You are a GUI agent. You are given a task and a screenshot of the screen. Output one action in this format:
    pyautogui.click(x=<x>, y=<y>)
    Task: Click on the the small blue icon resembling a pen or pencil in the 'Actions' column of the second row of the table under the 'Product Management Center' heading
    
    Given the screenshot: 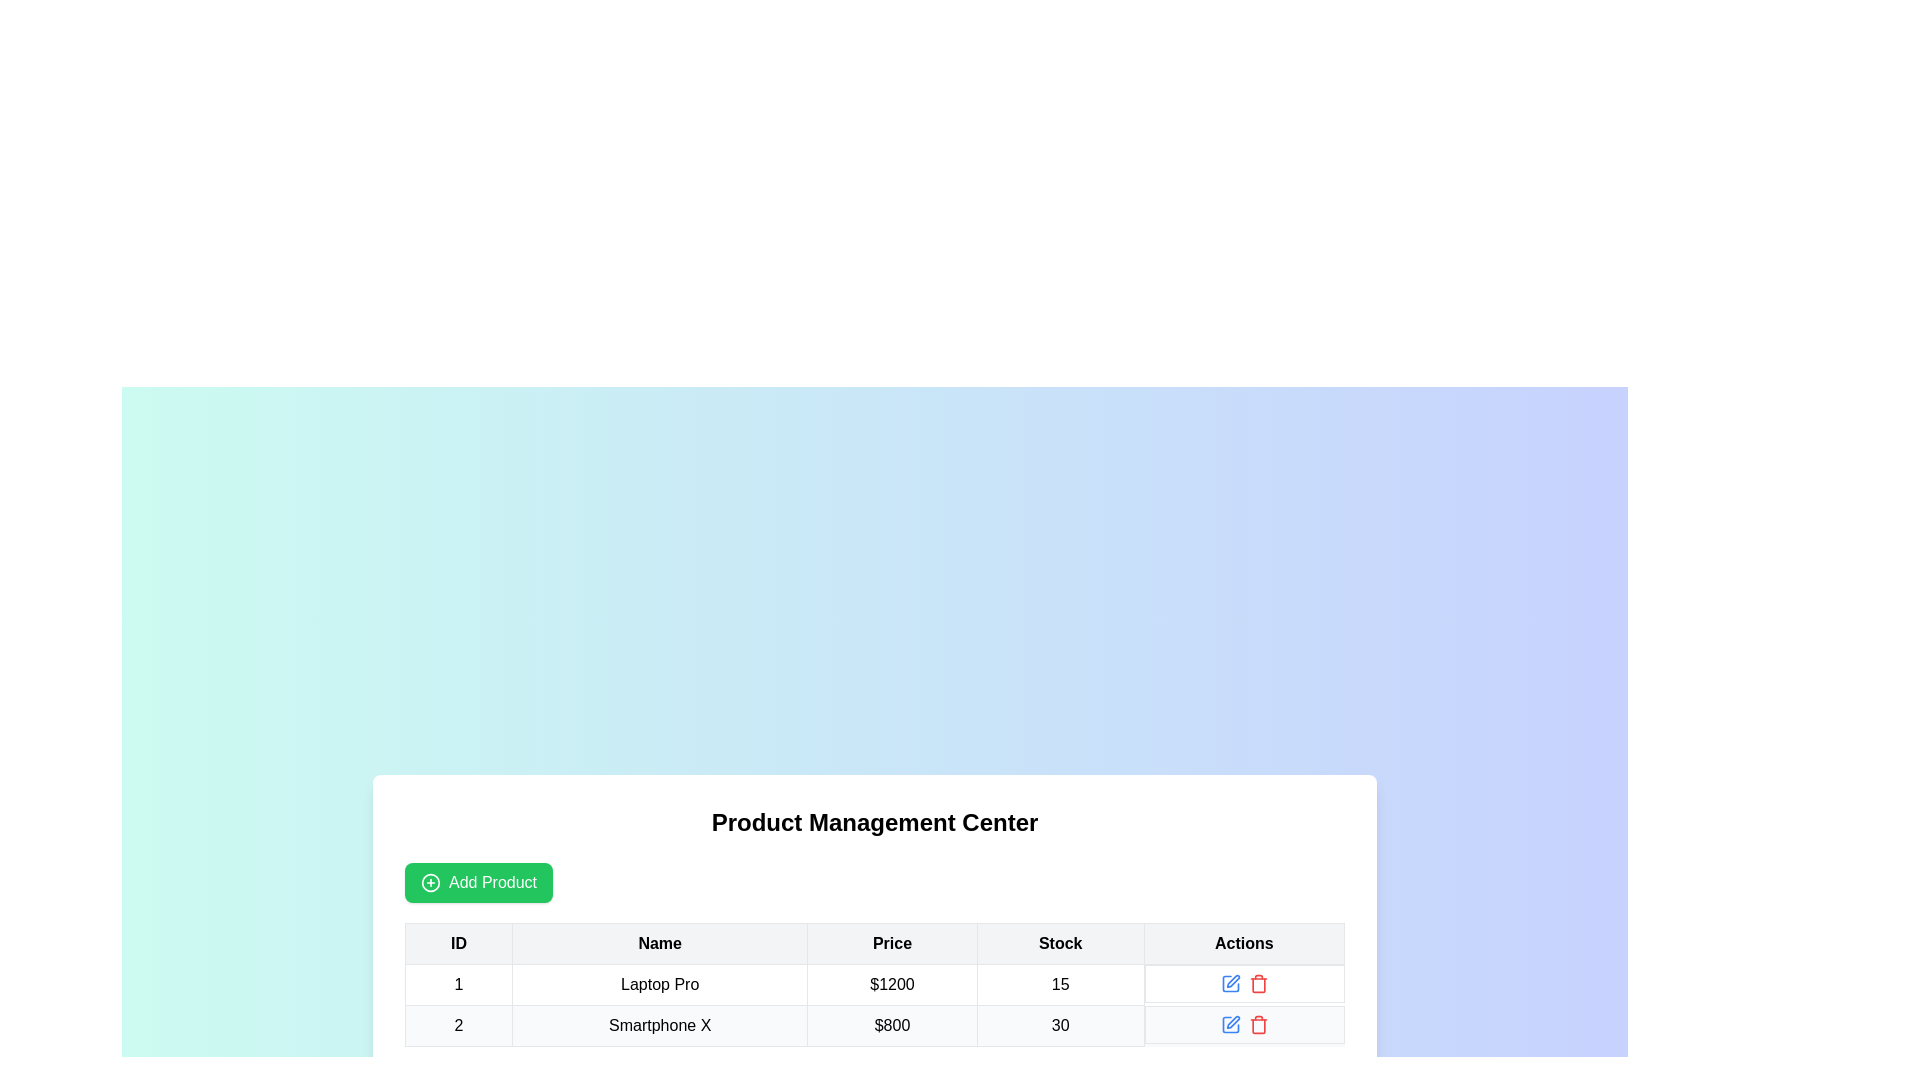 What is the action you would take?
    pyautogui.click(x=1229, y=982)
    